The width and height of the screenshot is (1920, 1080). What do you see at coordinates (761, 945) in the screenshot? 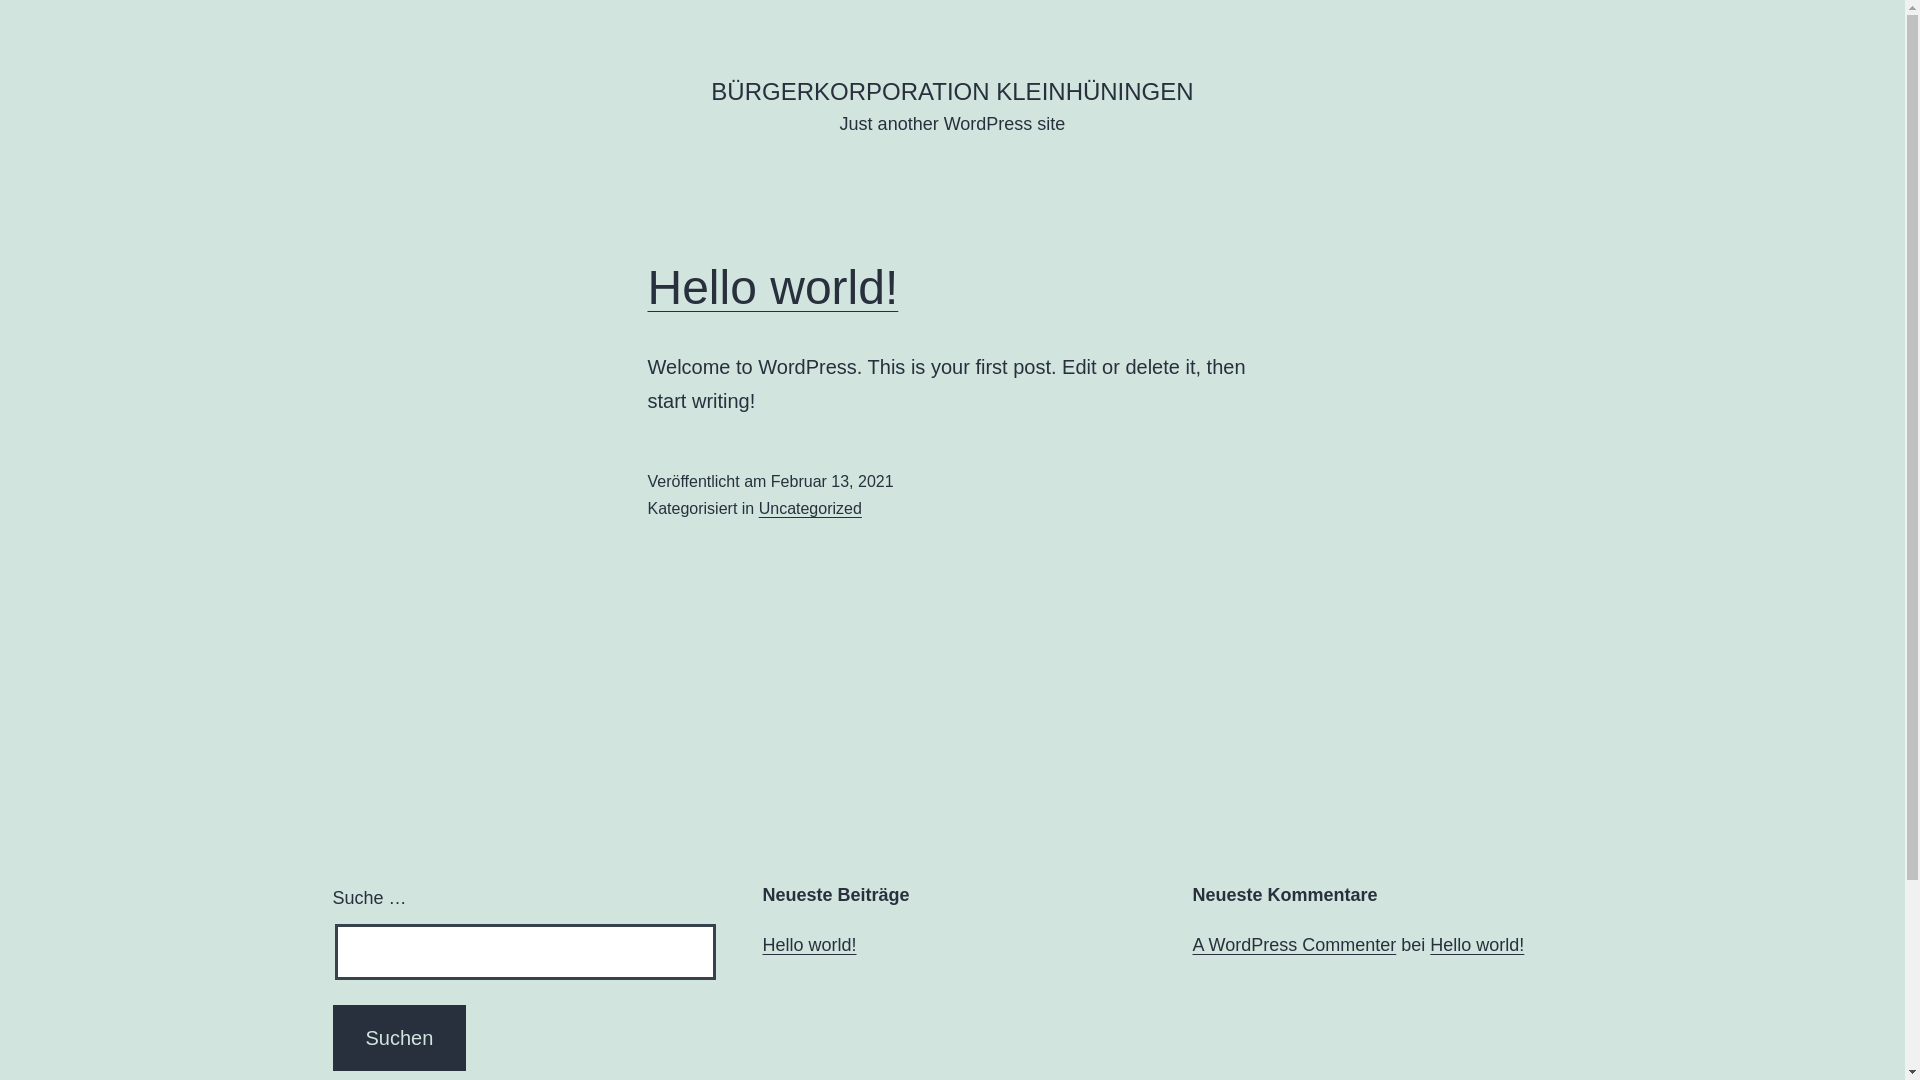
I see `'Hello world!'` at bounding box center [761, 945].